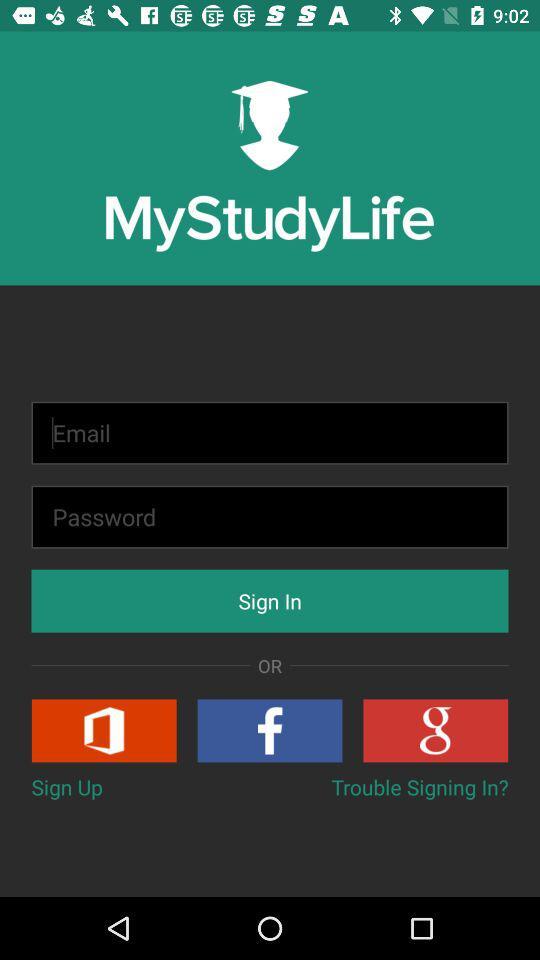  What do you see at coordinates (419, 787) in the screenshot?
I see `button to the right of the sign up item` at bounding box center [419, 787].